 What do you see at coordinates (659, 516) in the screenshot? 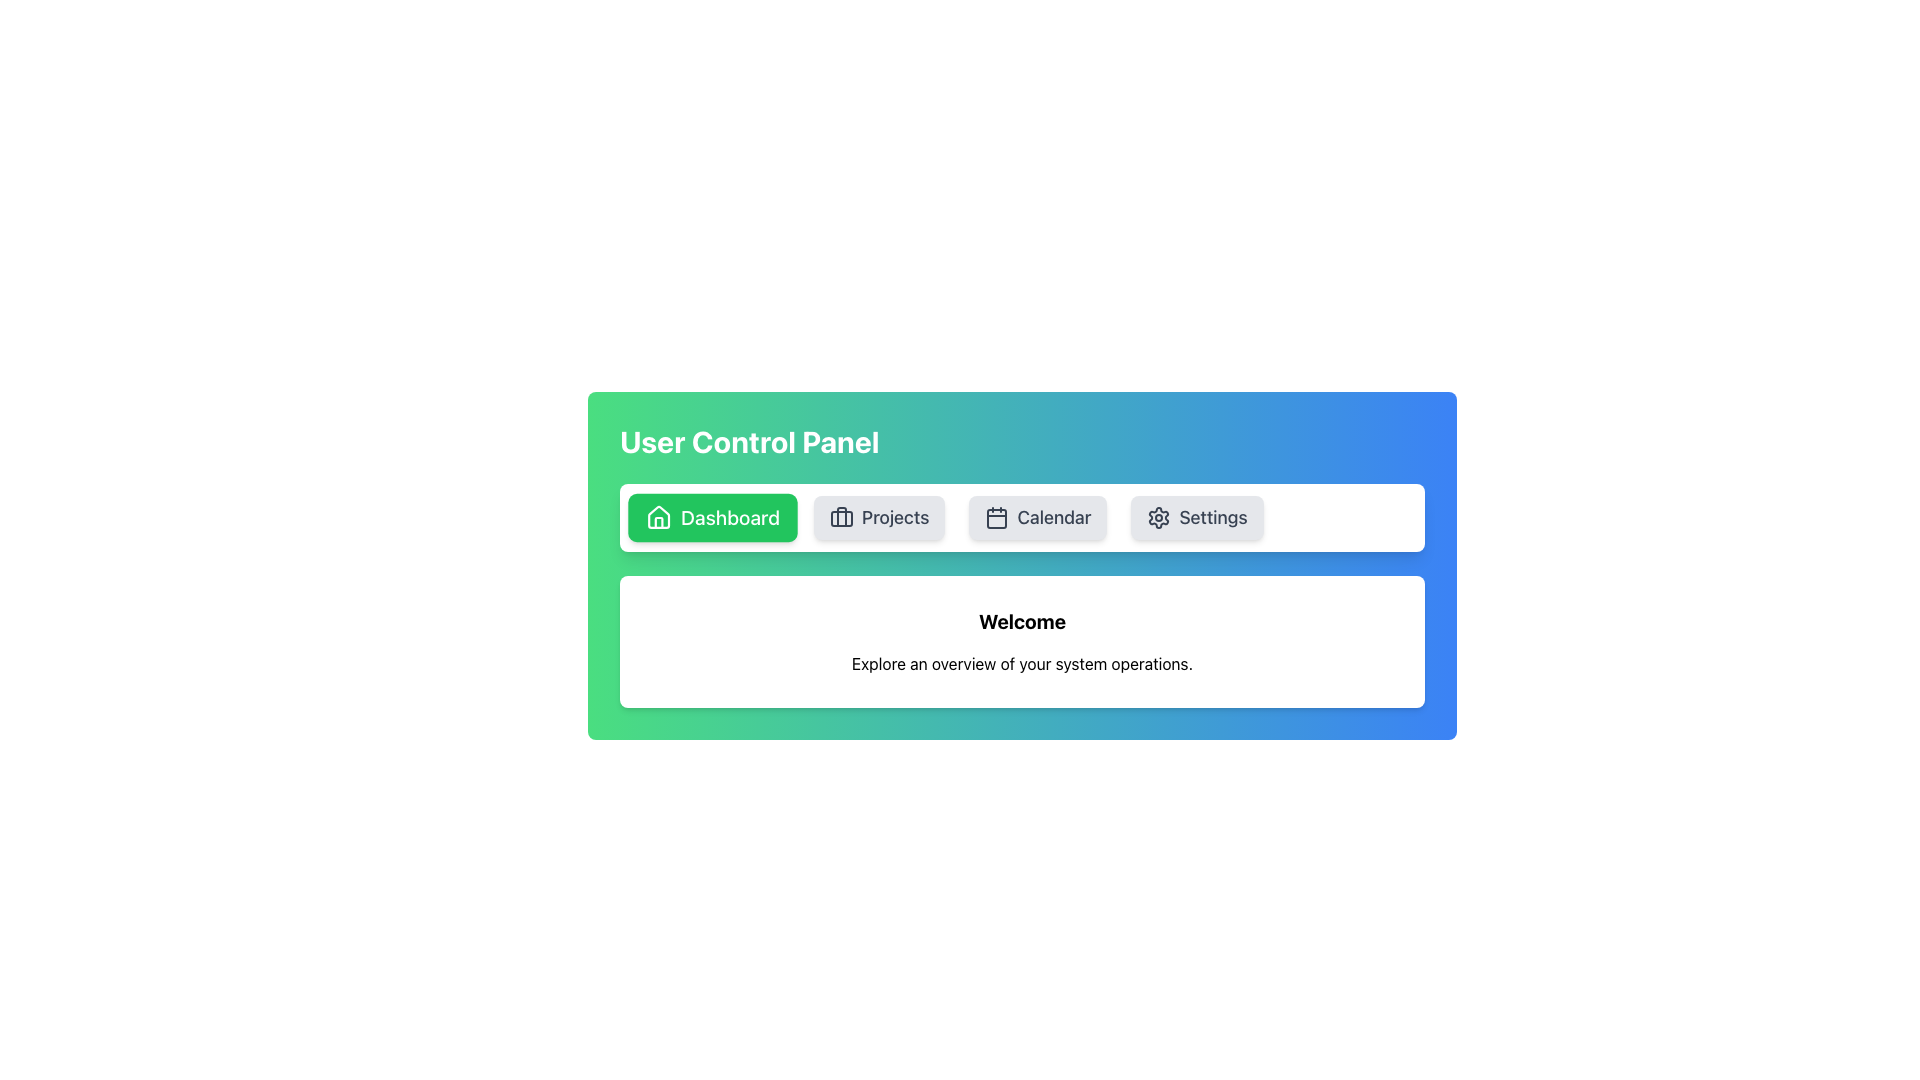
I see `the home icon located at the bottom of the grouped vector icon set, which is part of the green-highlighted dashboard button near the upper left of the user interface` at bounding box center [659, 516].